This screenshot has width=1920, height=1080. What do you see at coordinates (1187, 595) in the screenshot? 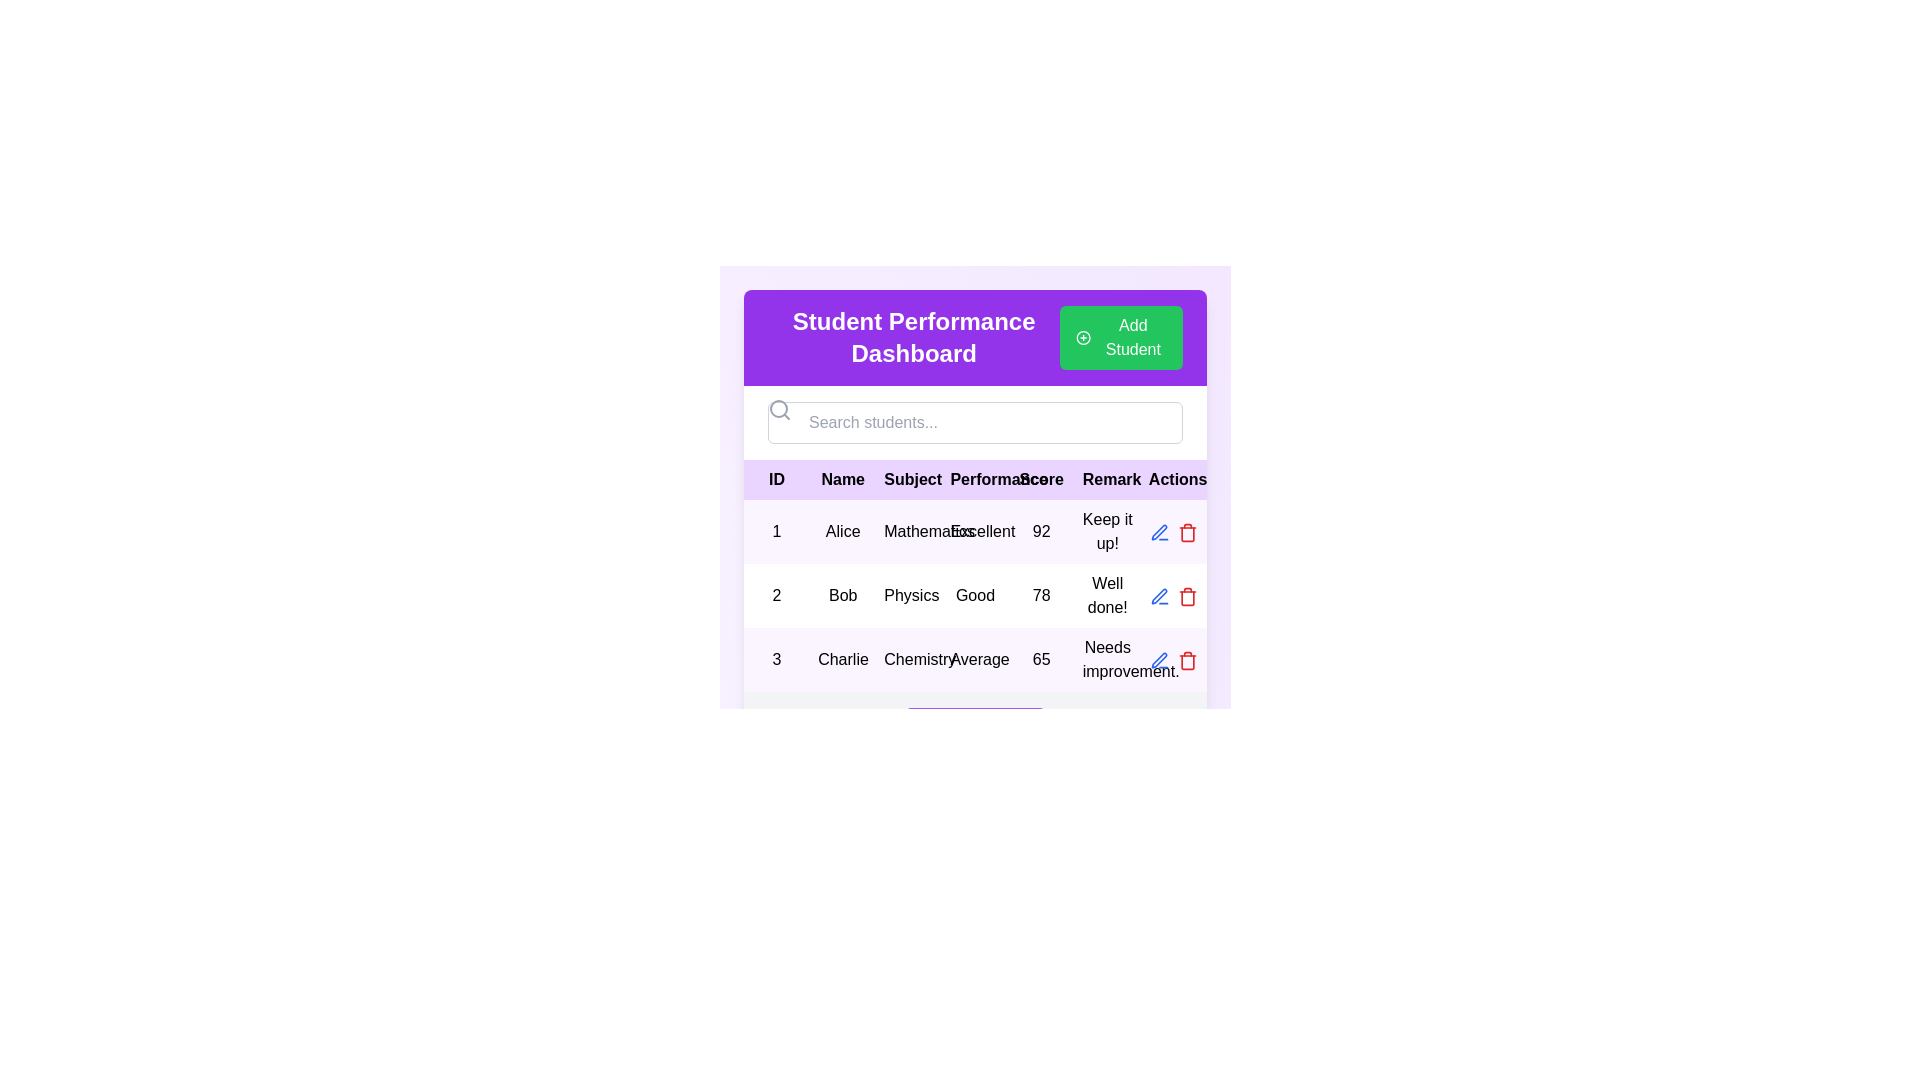
I see `the delete action button, which is represented by a trash can icon located in the 'Actions' column of the second row of the table` at bounding box center [1187, 595].